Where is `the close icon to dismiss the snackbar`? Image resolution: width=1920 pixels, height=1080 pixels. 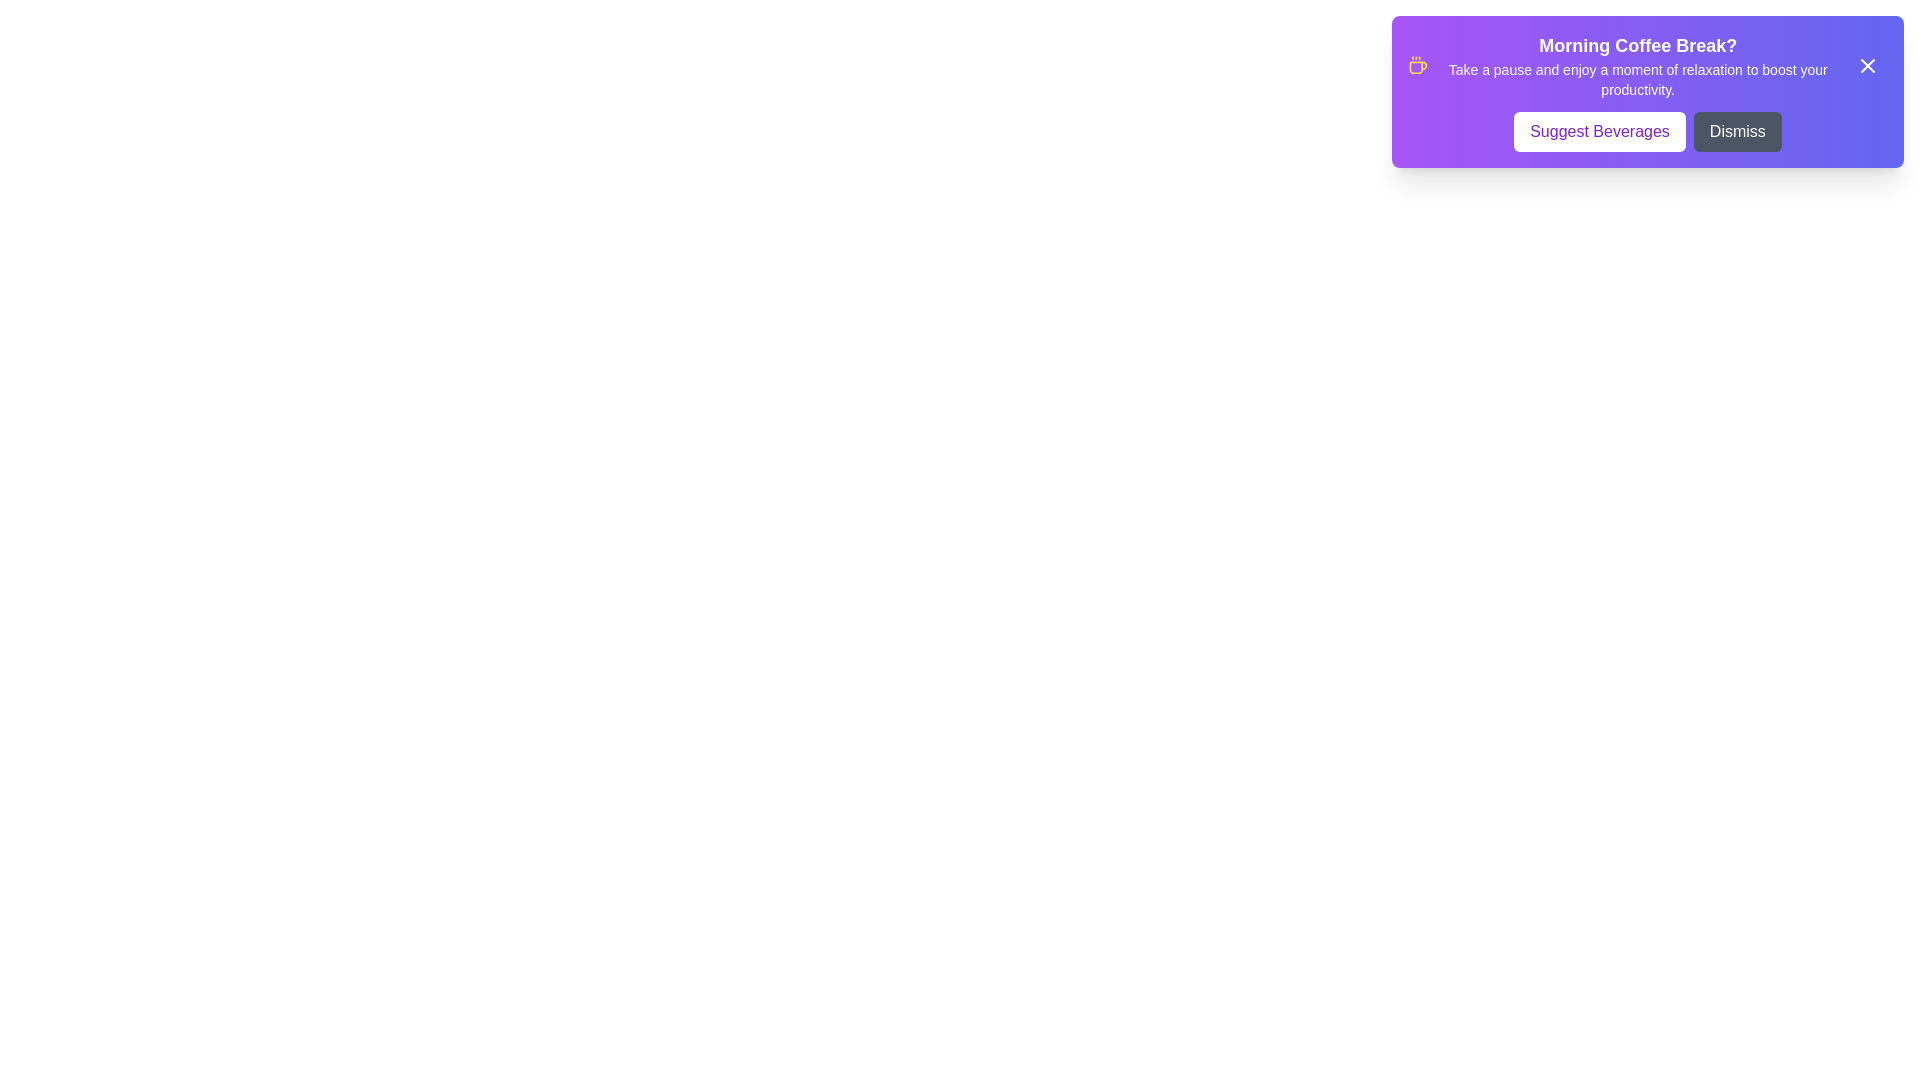
the close icon to dismiss the snackbar is located at coordinates (1866, 64).